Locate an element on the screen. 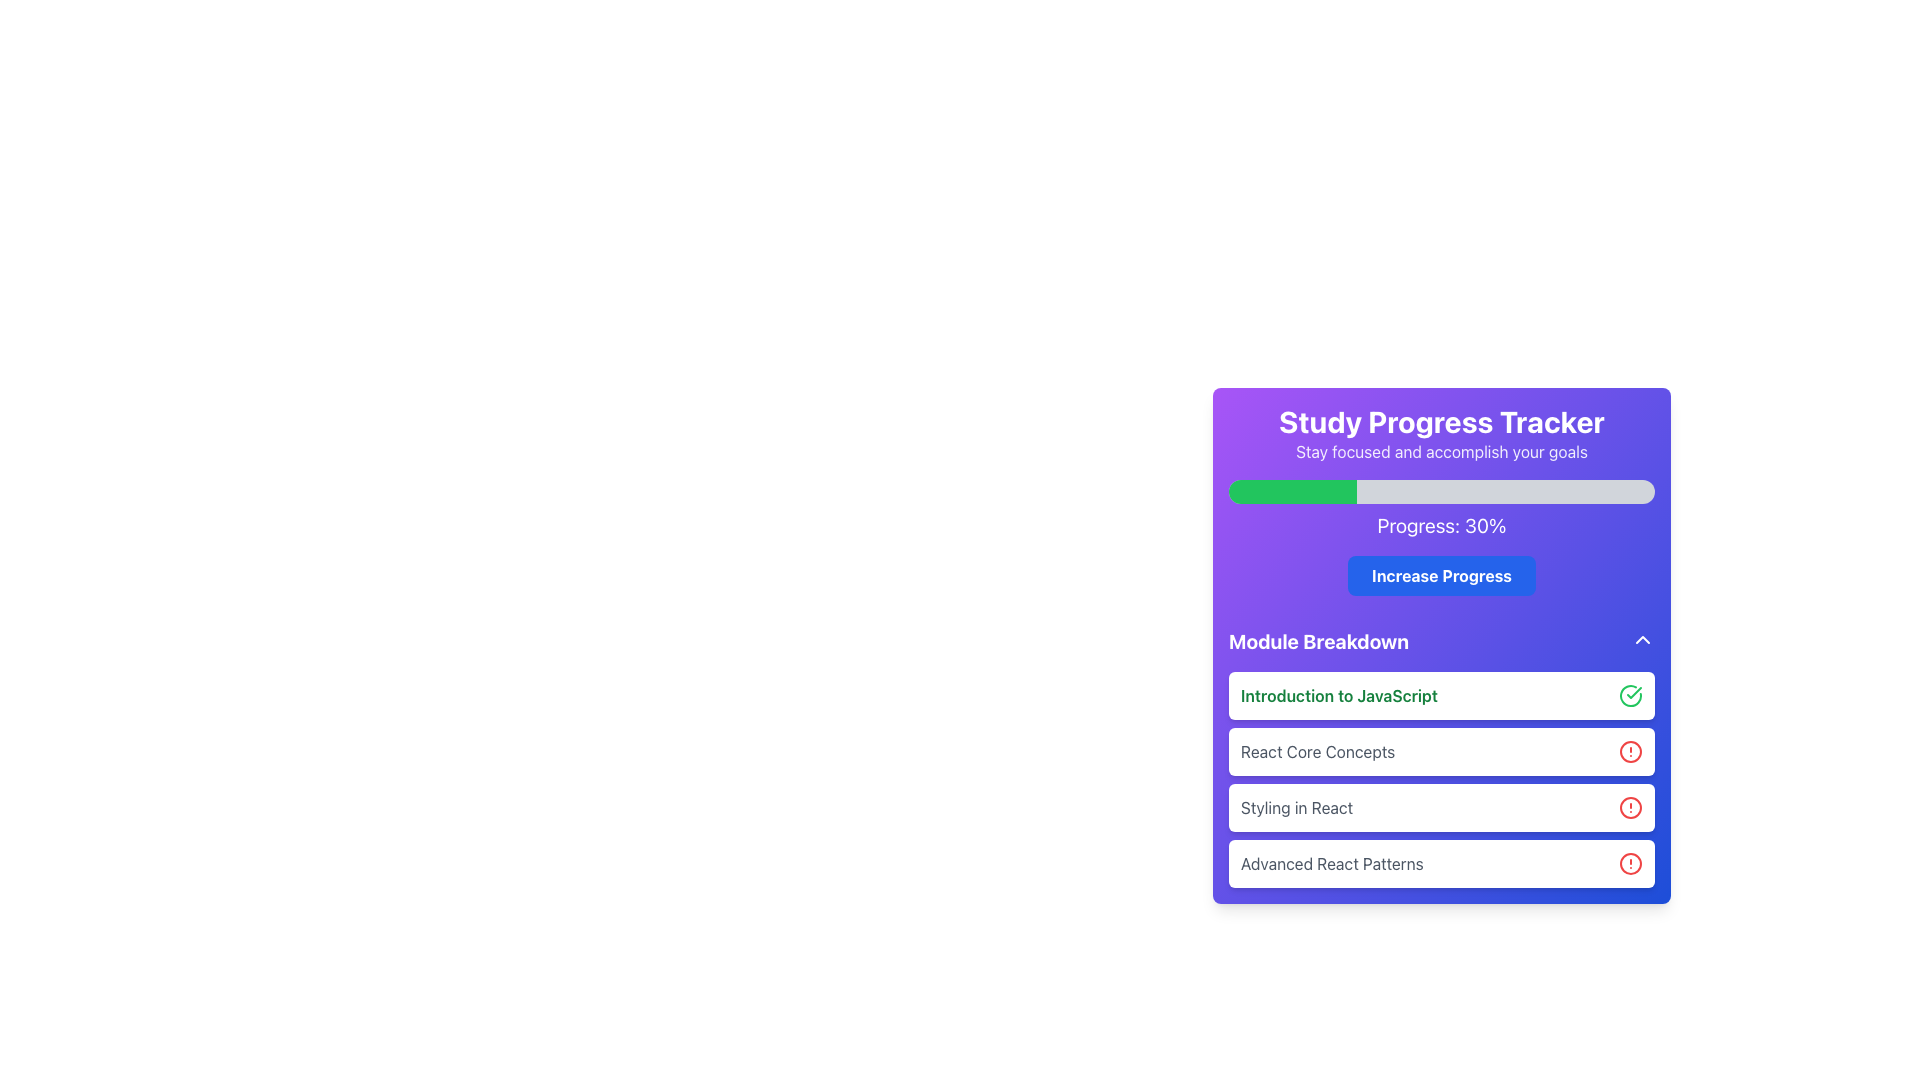 The image size is (1920, 1080). the motivational subtitle text in the 'Study Progress Tracker' section located on a purple-shaded card interface, positioned directly beneath the heading is located at coordinates (1441, 451).